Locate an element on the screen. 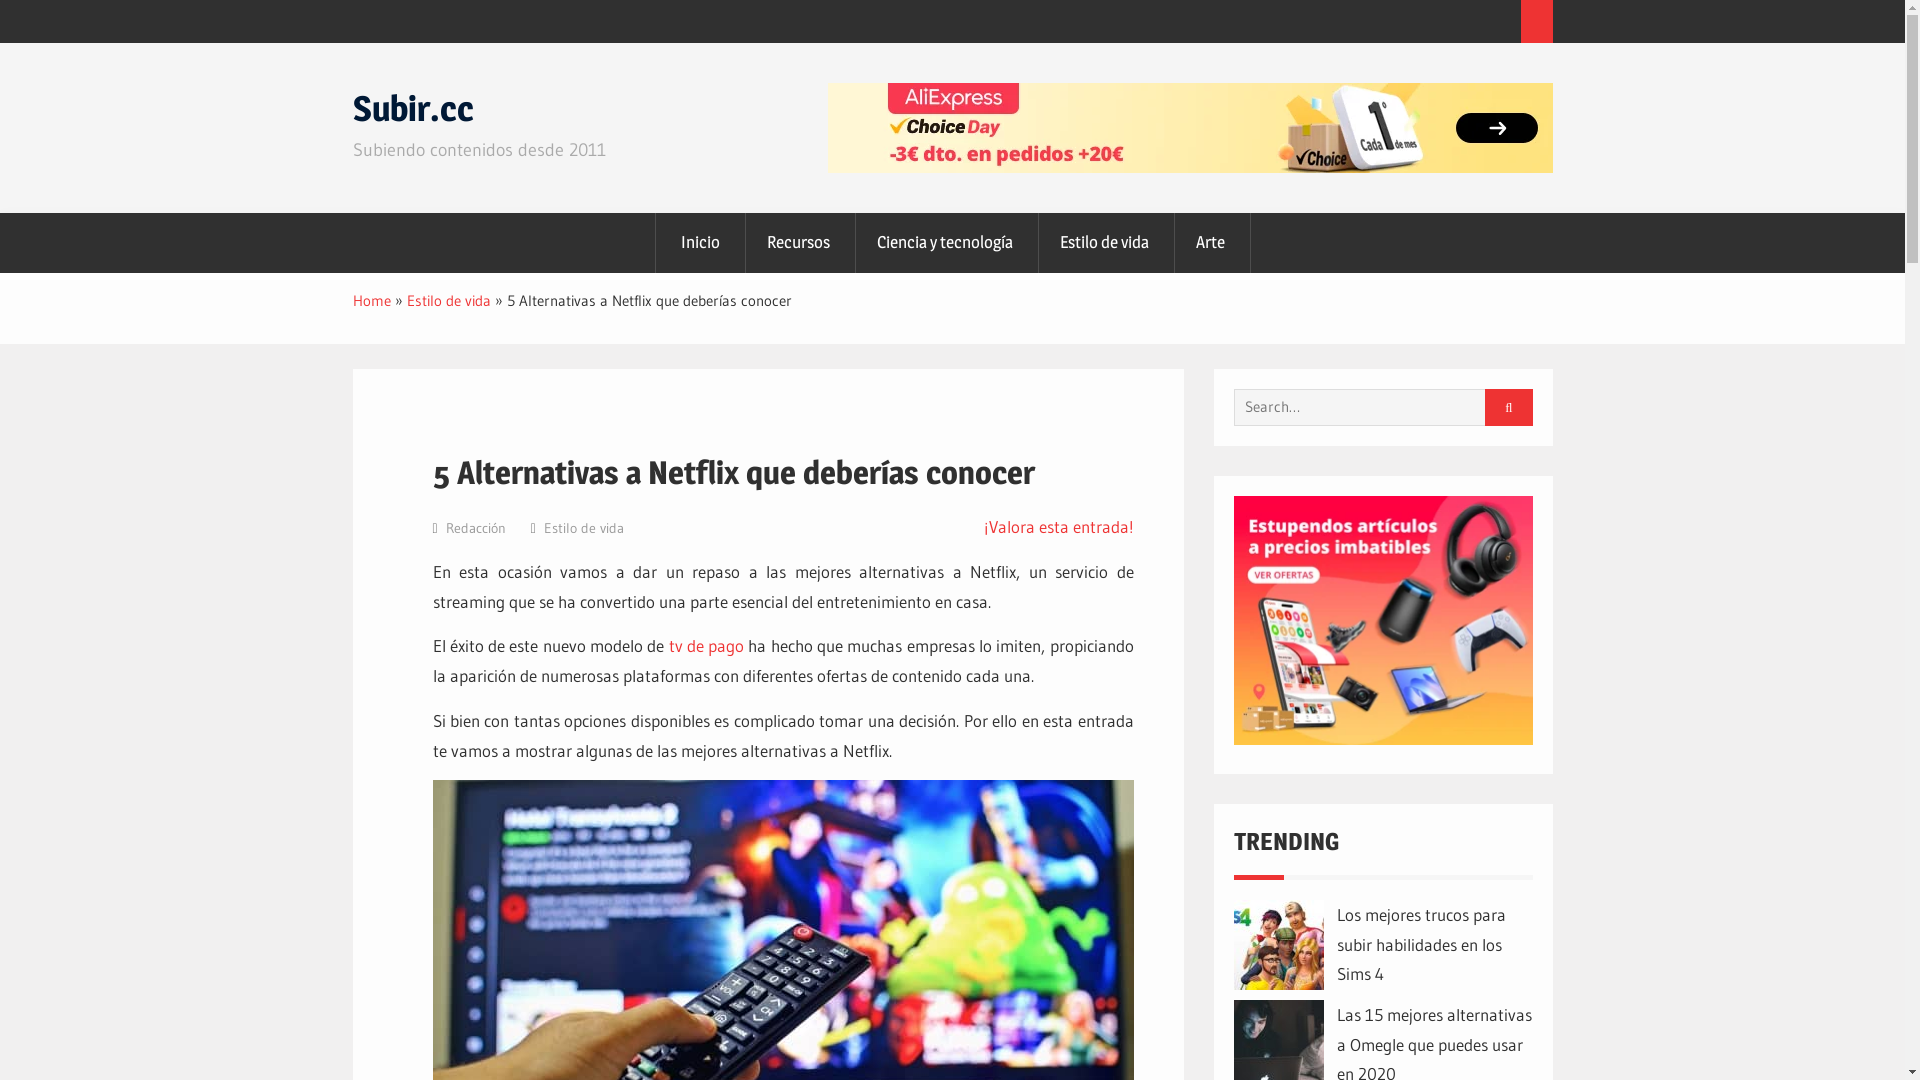 Image resolution: width=1920 pixels, height=1080 pixels. 'Inicio' is located at coordinates (699, 242).